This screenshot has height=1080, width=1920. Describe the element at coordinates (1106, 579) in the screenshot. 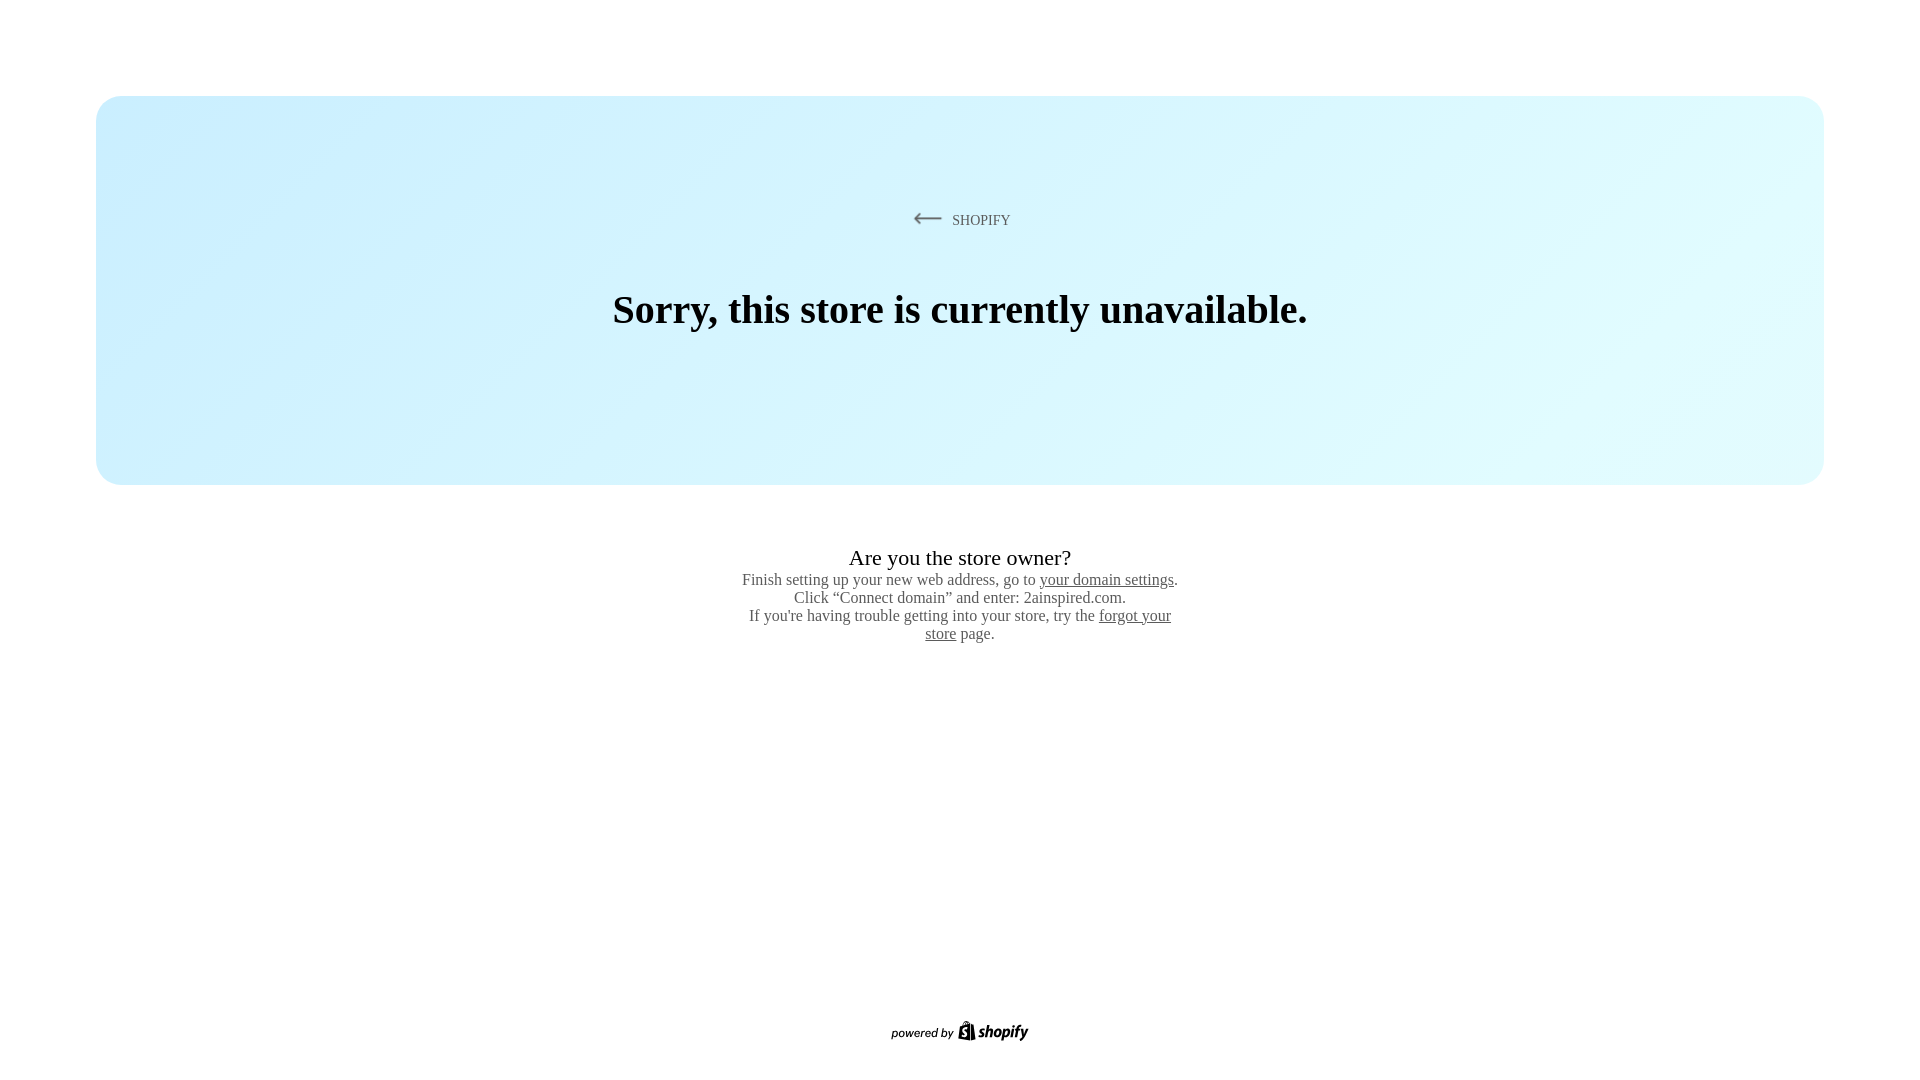

I see `'your domain settings'` at that location.